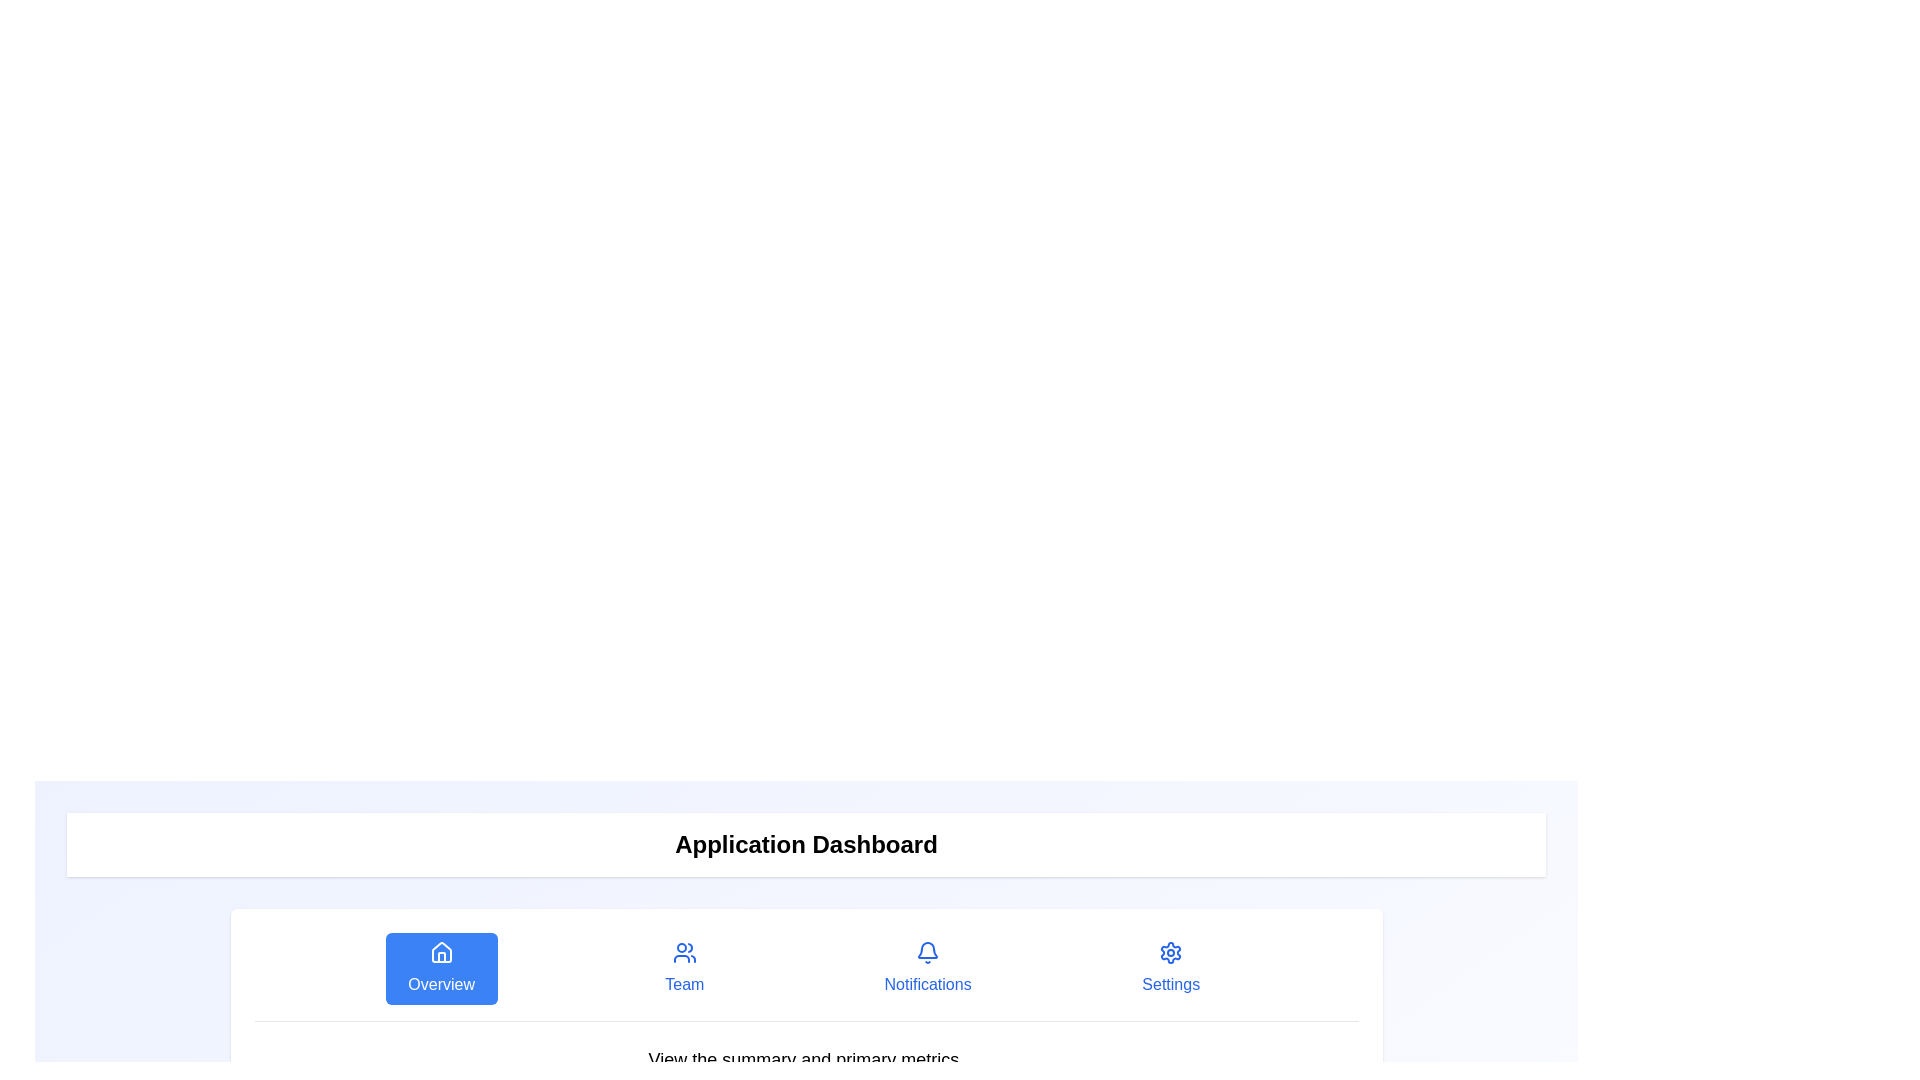 This screenshot has width=1920, height=1080. What do you see at coordinates (927, 951) in the screenshot?
I see `the notification icon within the 'Notifications' button in the navigation menu, which is the third option between 'Team' and 'Settings'` at bounding box center [927, 951].